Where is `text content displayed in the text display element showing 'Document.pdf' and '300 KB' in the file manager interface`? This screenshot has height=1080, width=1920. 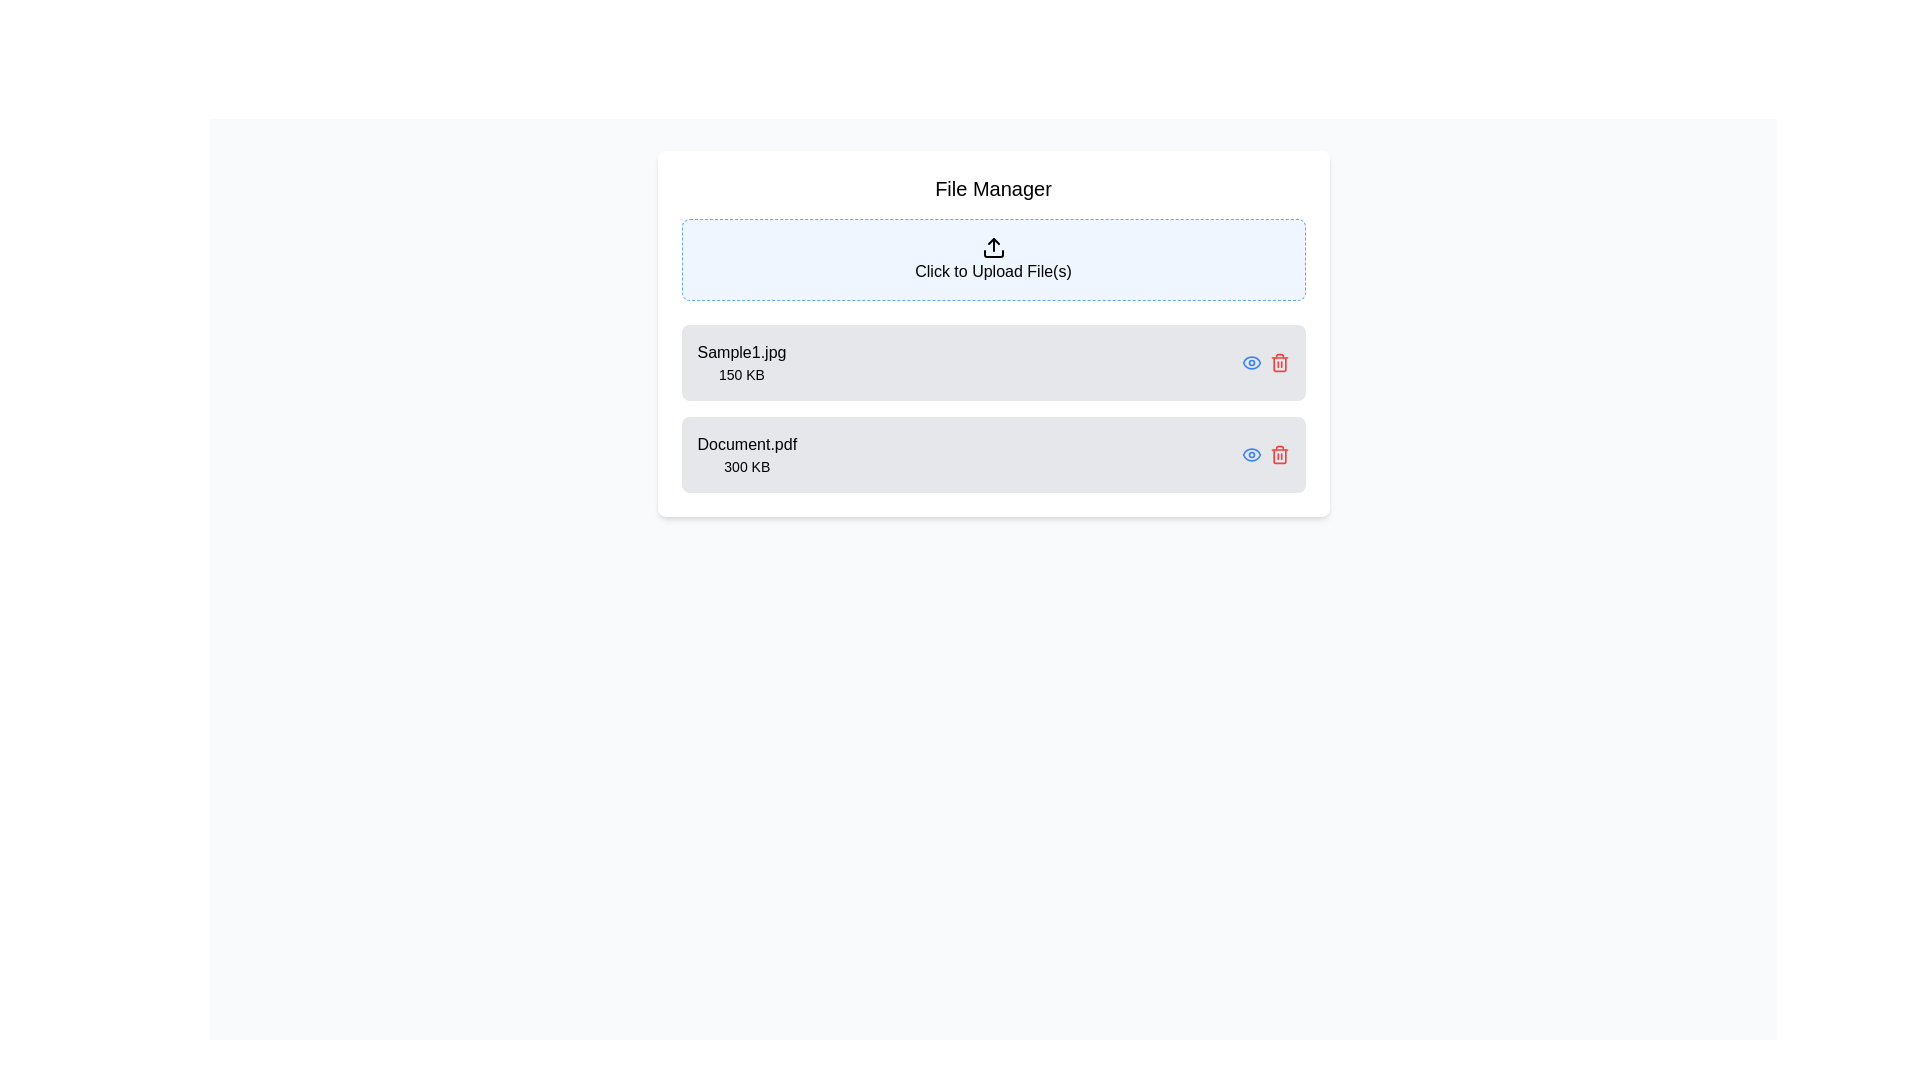 text content displayed in the text display element showing 'Document.pdf' and '300 KB' in the file manager interface is located at coordinates (746, 455).